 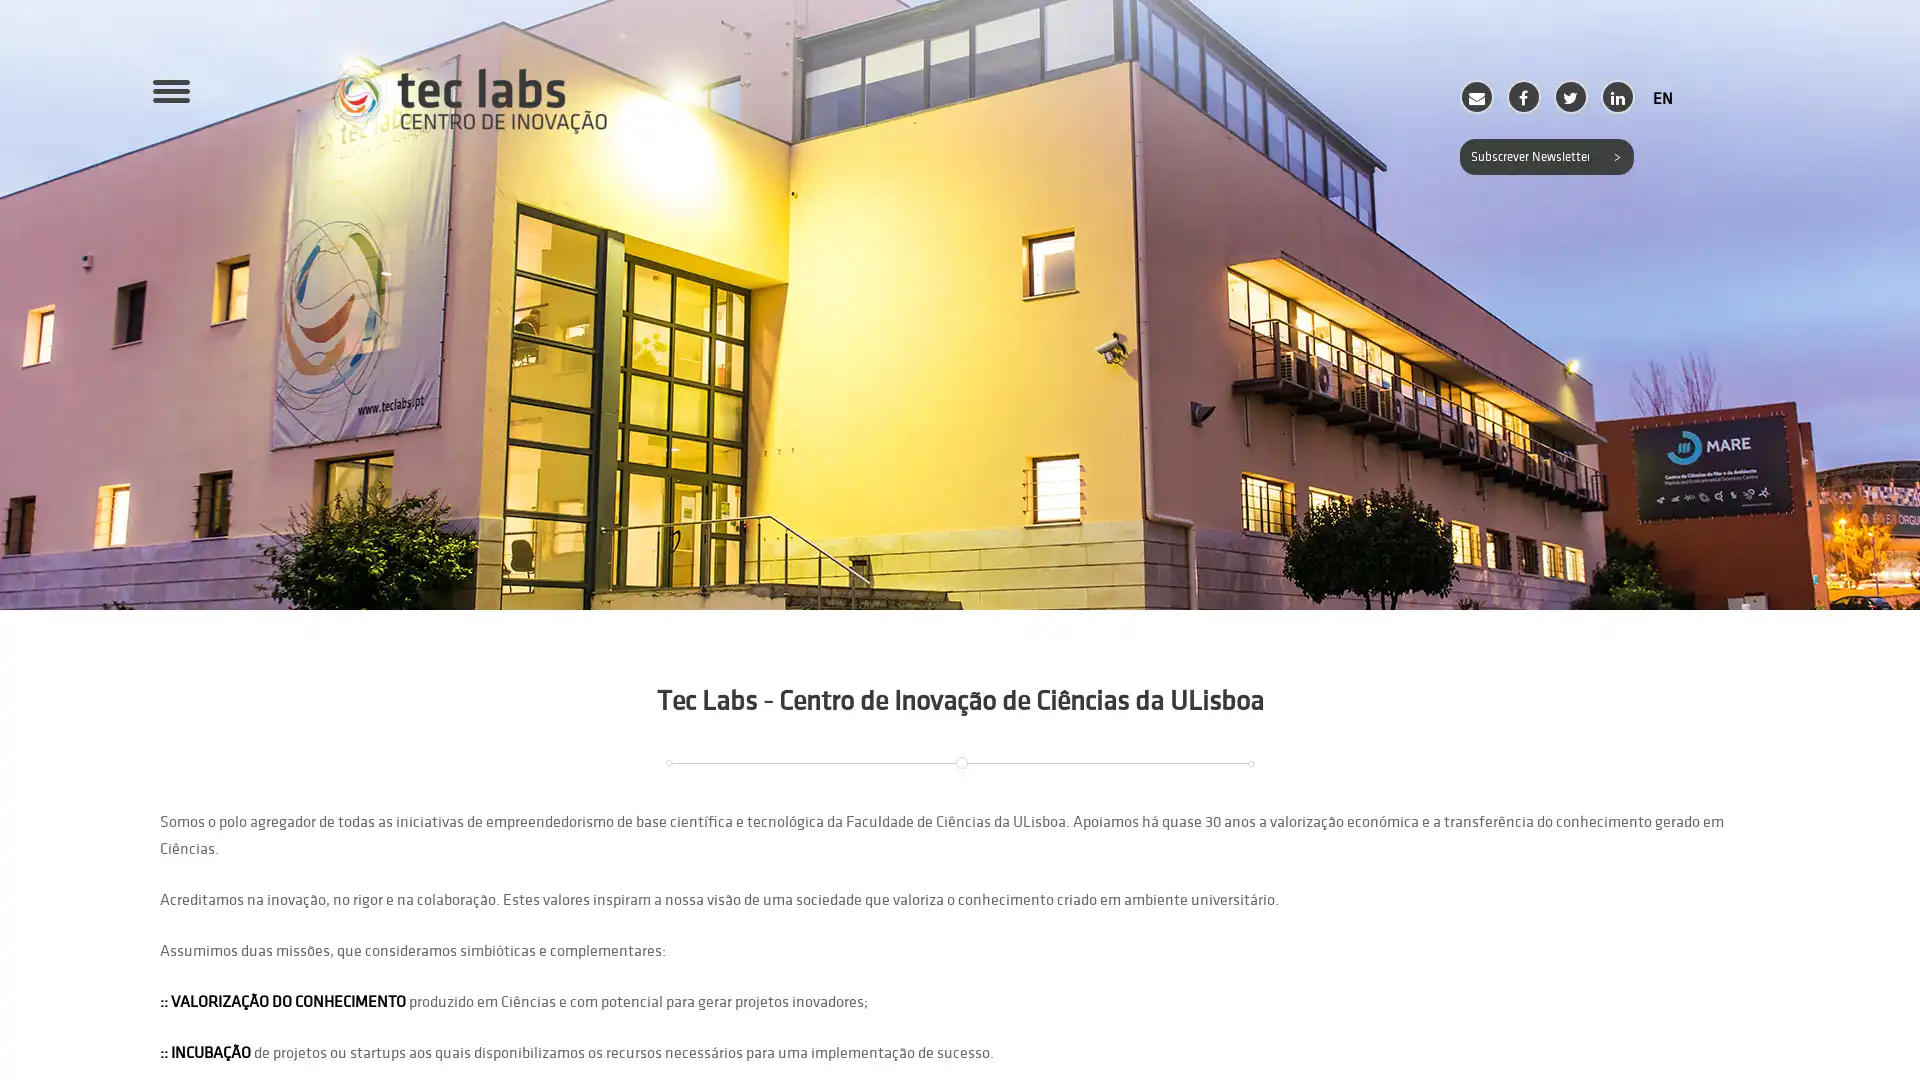 What do you see at coordinates (1615, 156) in the screenshot?
I see `>` at bounding box center [1615, 156].